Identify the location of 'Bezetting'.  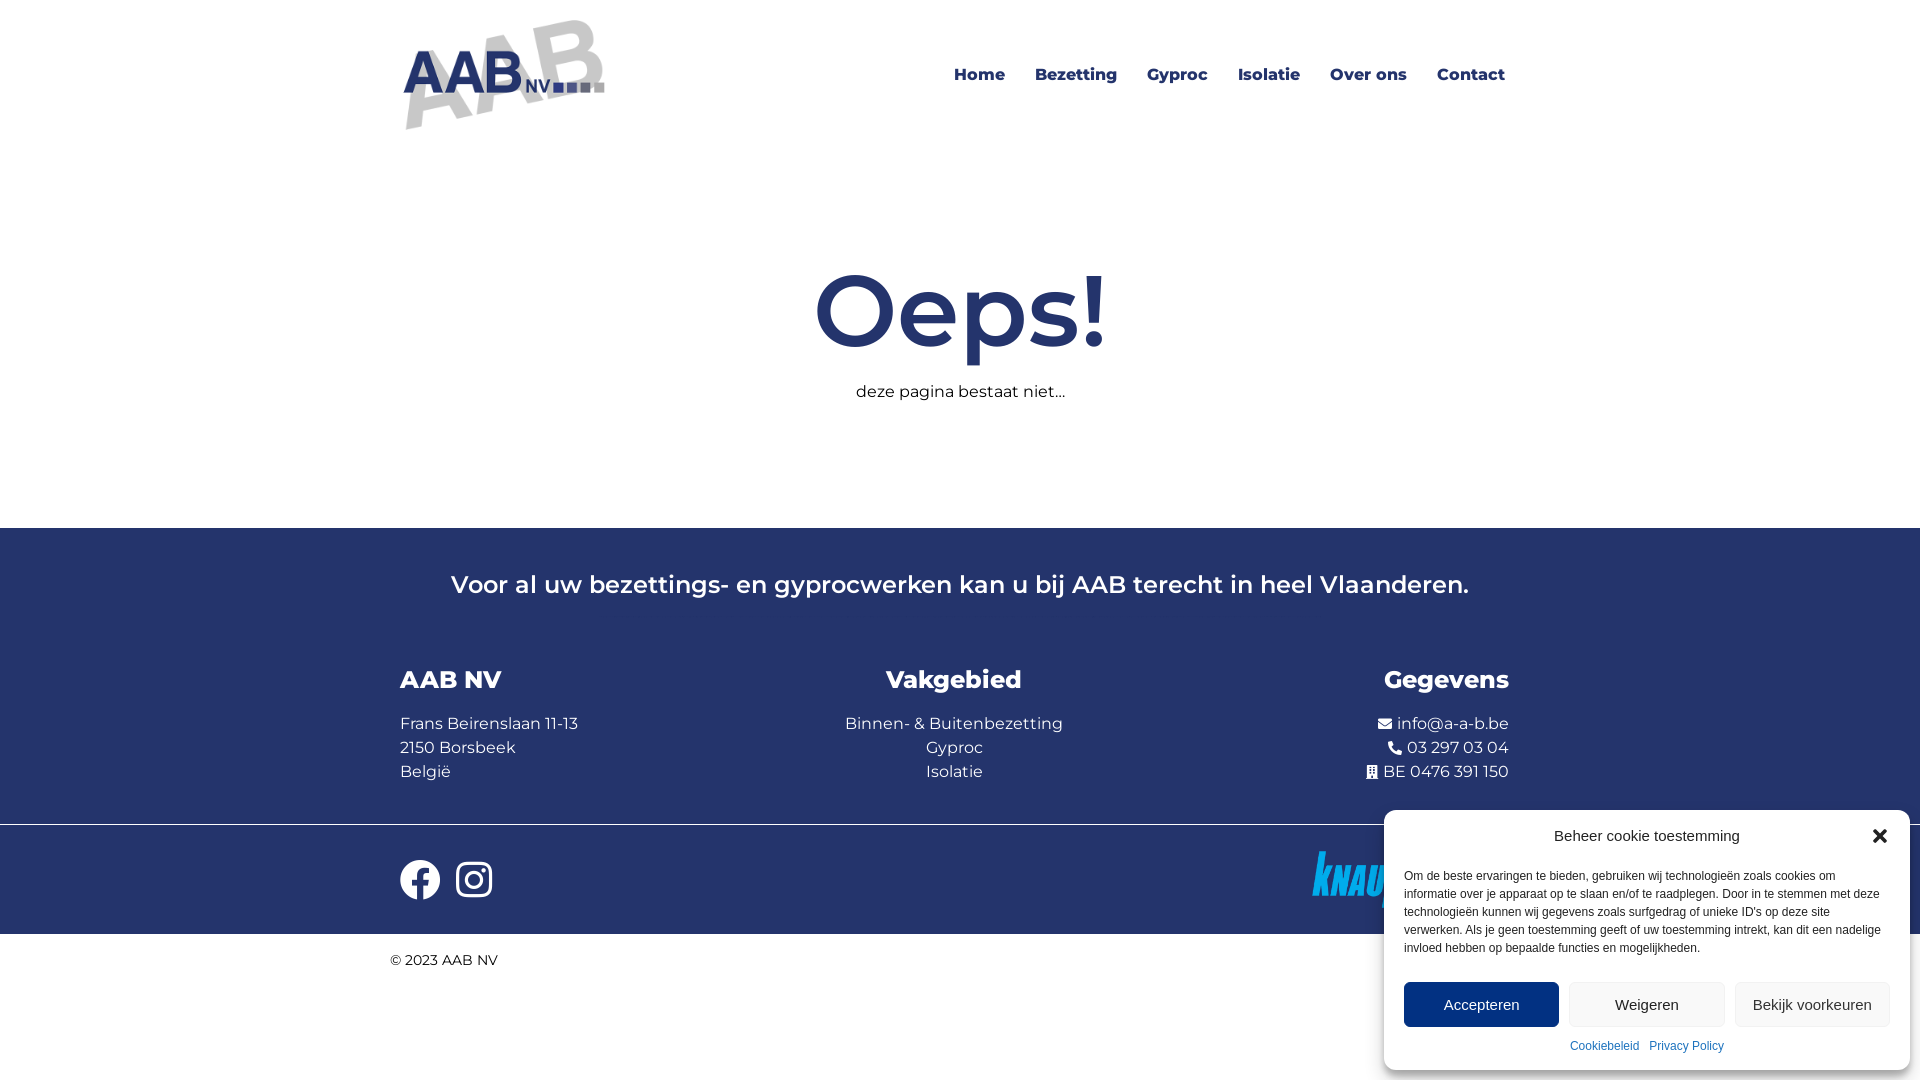
(1074, 73).